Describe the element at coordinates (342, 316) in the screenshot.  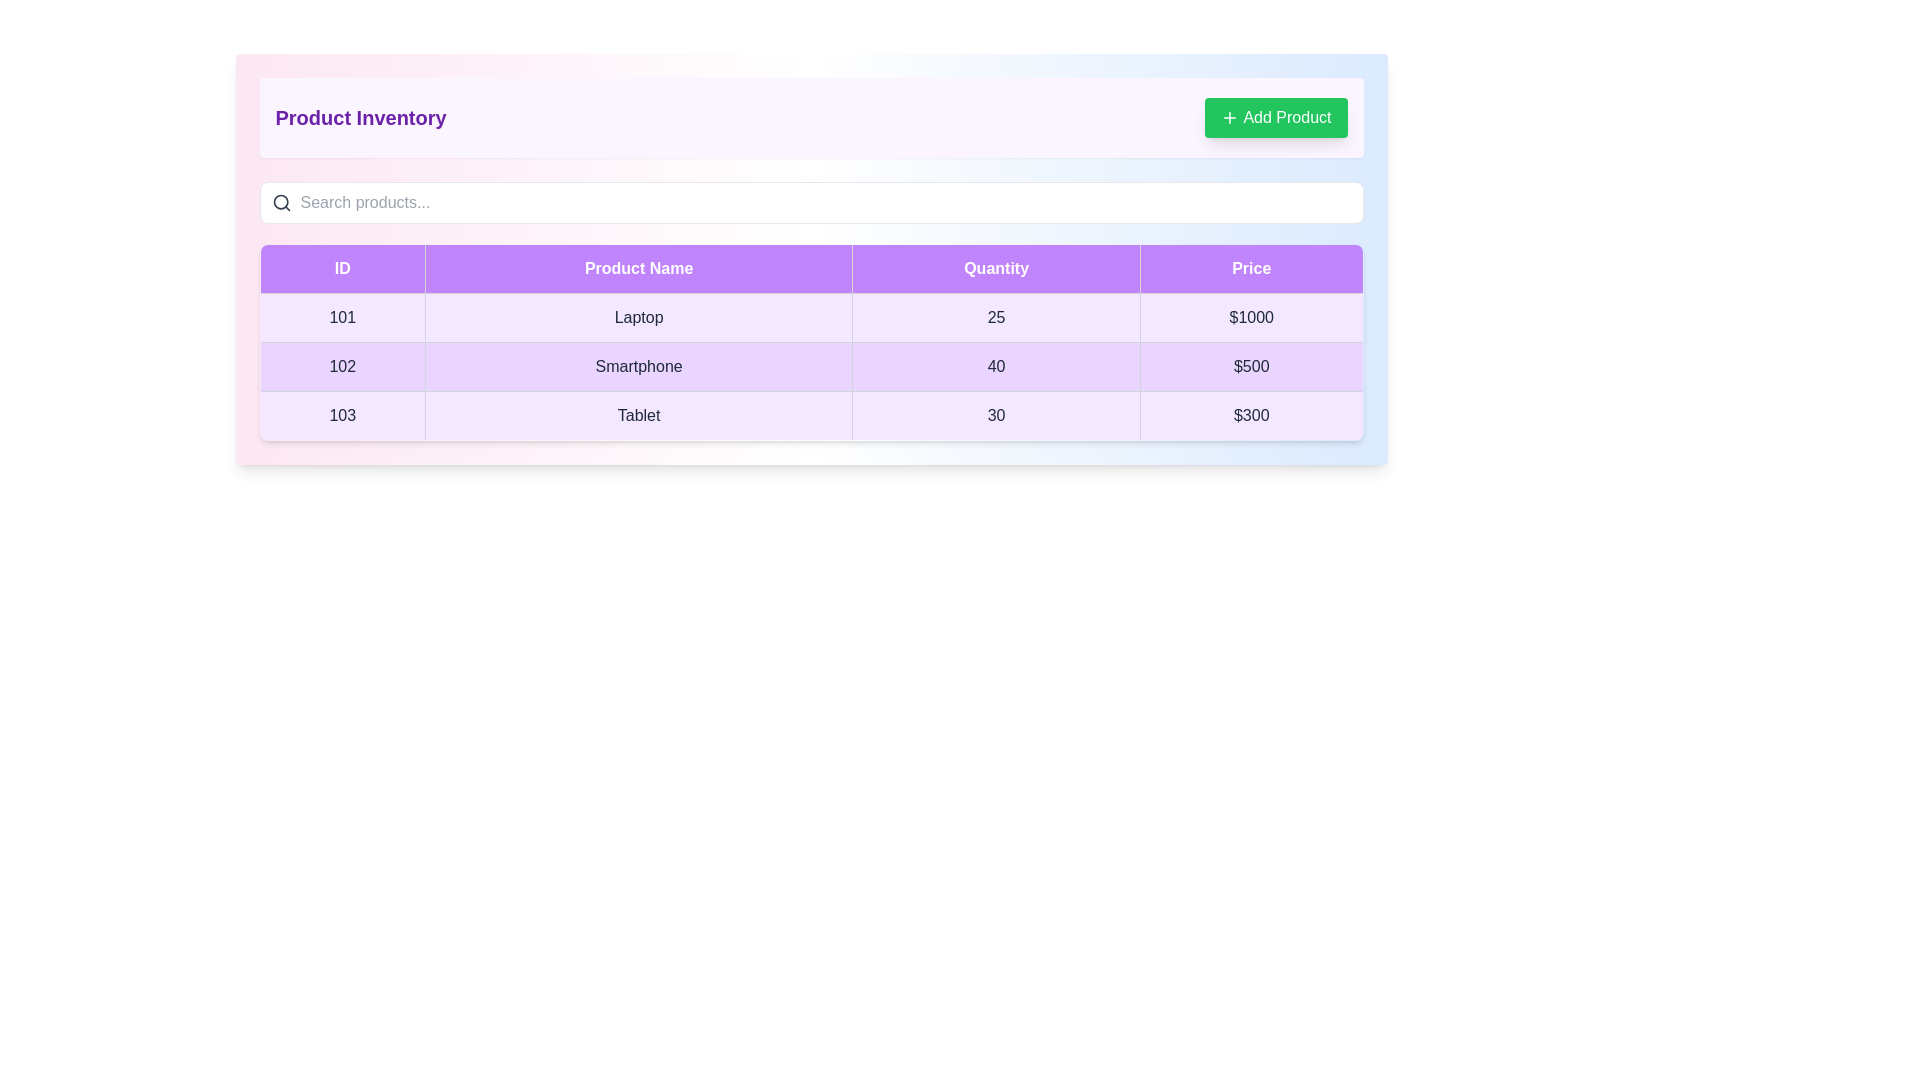
I see `unique identifier or serial number displayed in the first table cell under the 'ID' header, located in the top-left section of the grid` at that location.